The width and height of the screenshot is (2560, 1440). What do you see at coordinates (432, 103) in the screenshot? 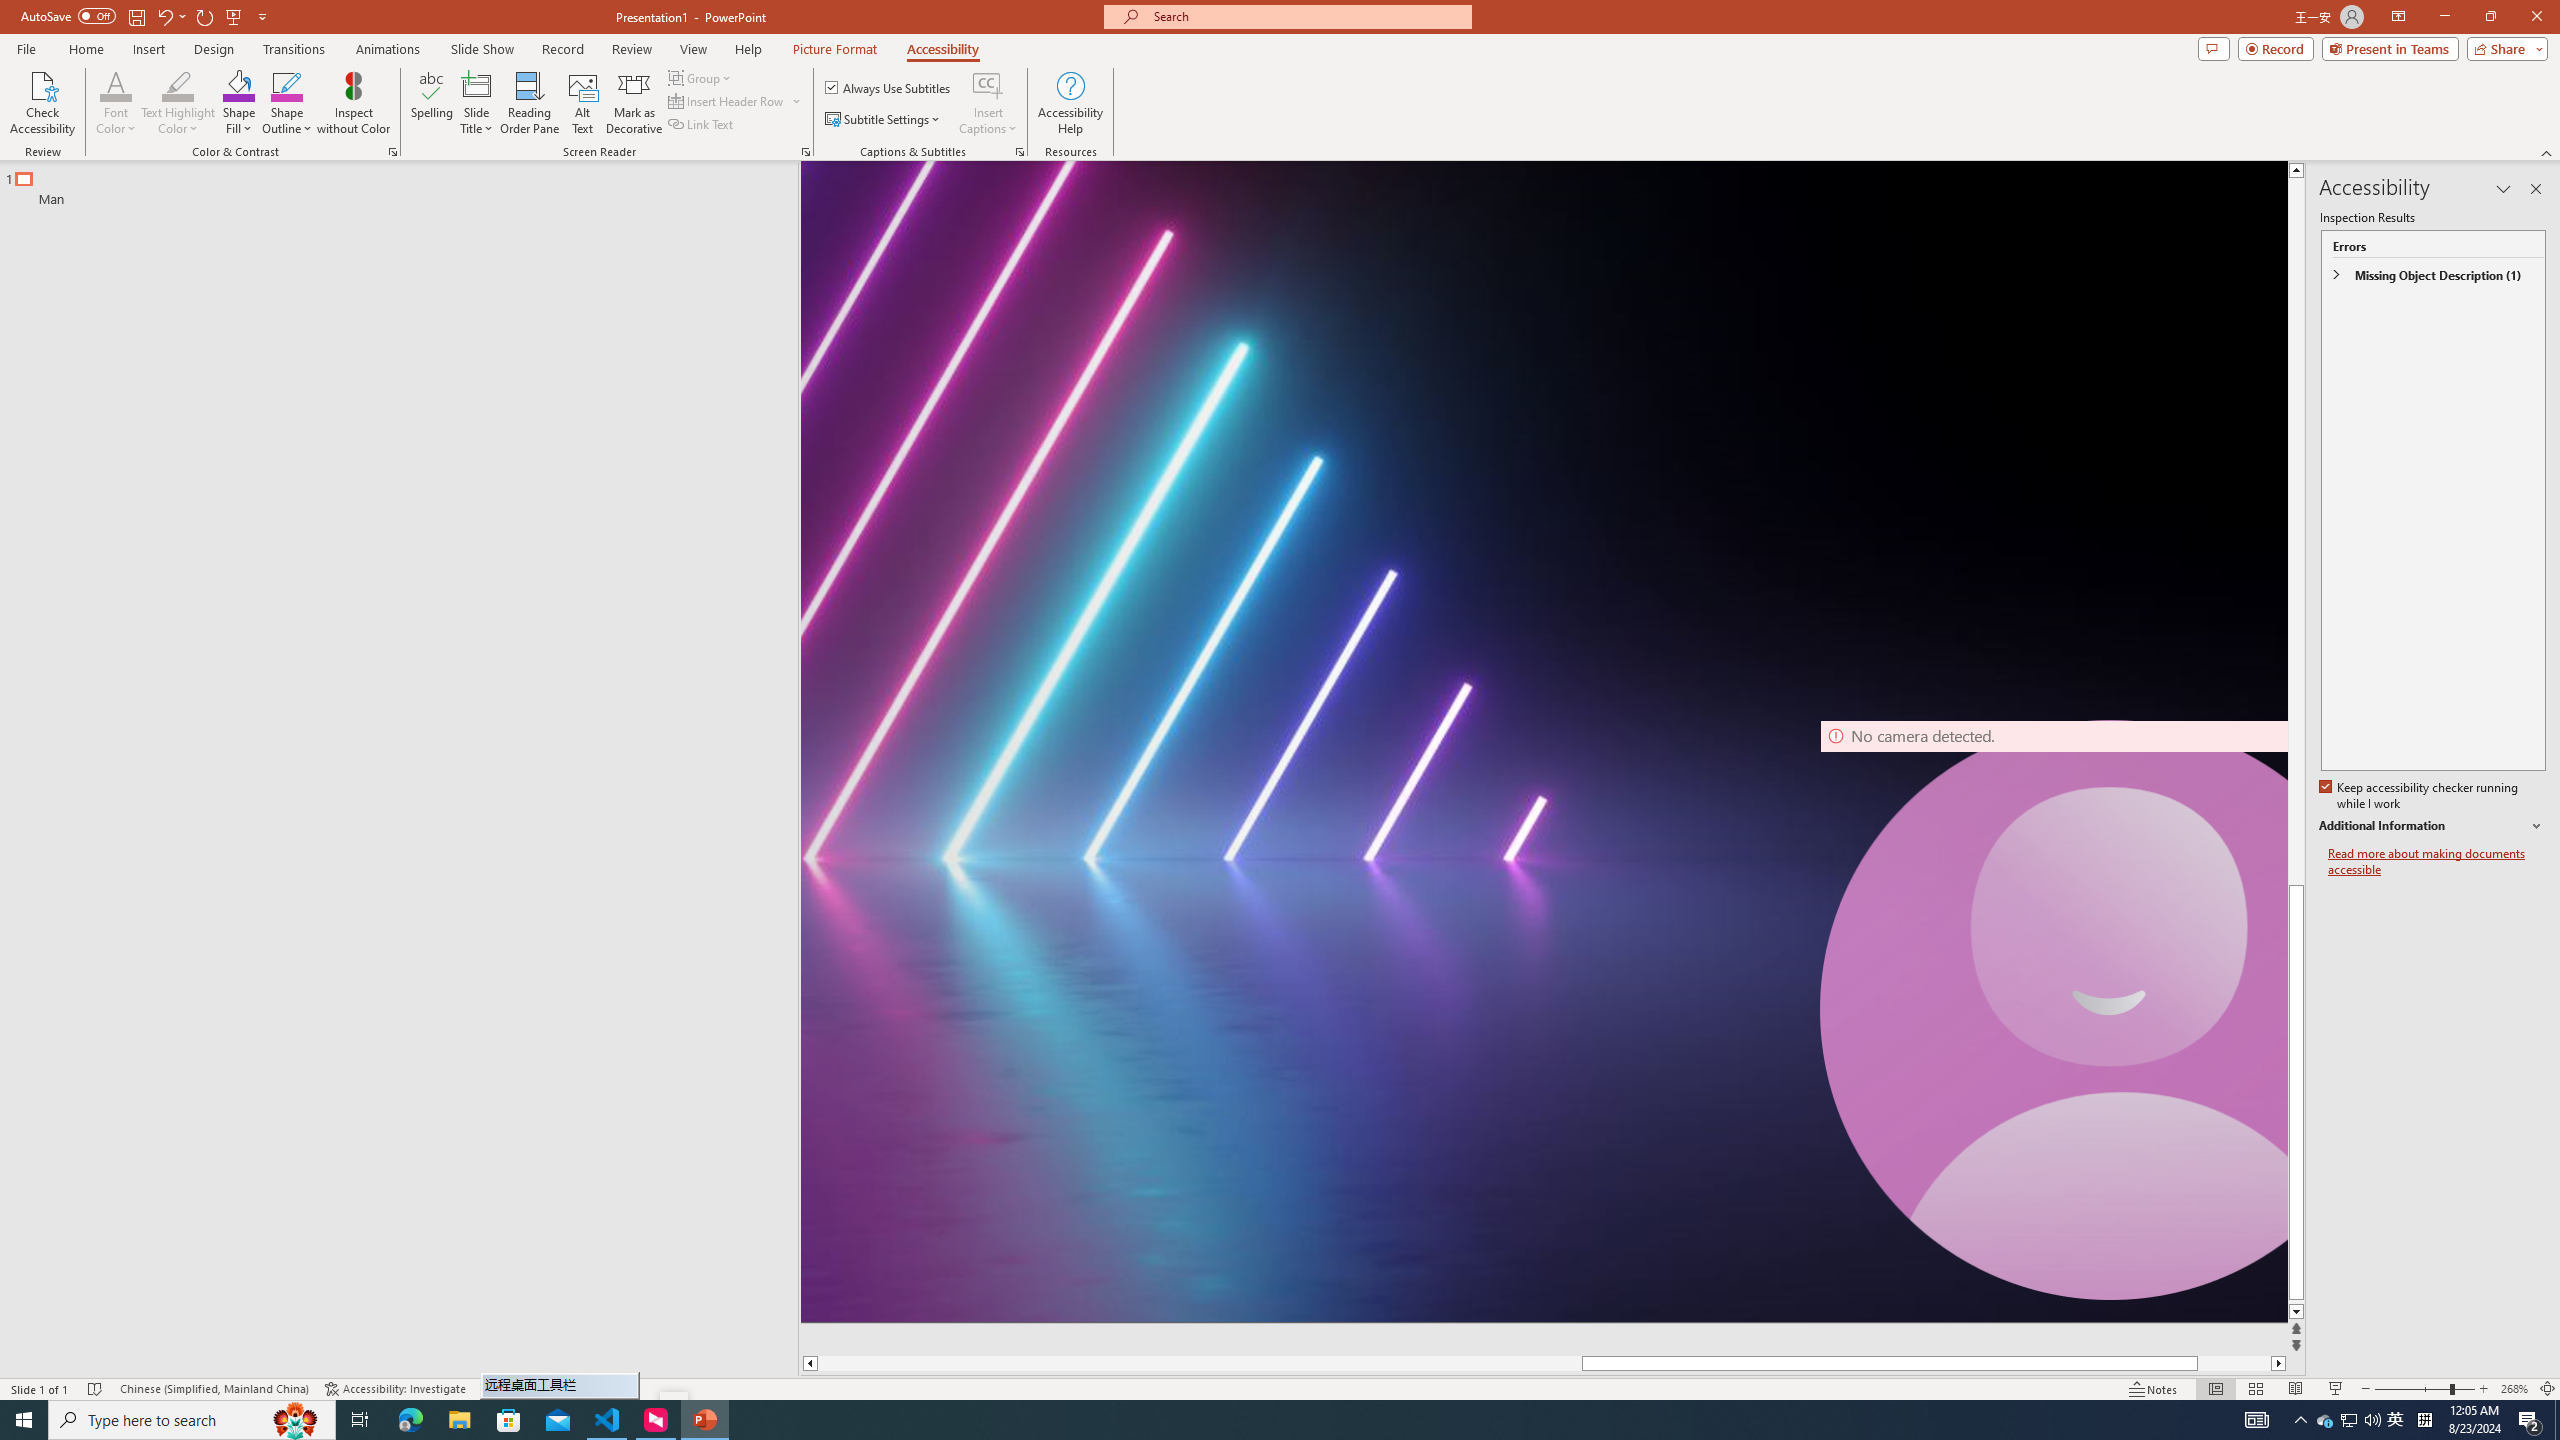
I see `'Spelling...'` at bounding box center [432, 103].